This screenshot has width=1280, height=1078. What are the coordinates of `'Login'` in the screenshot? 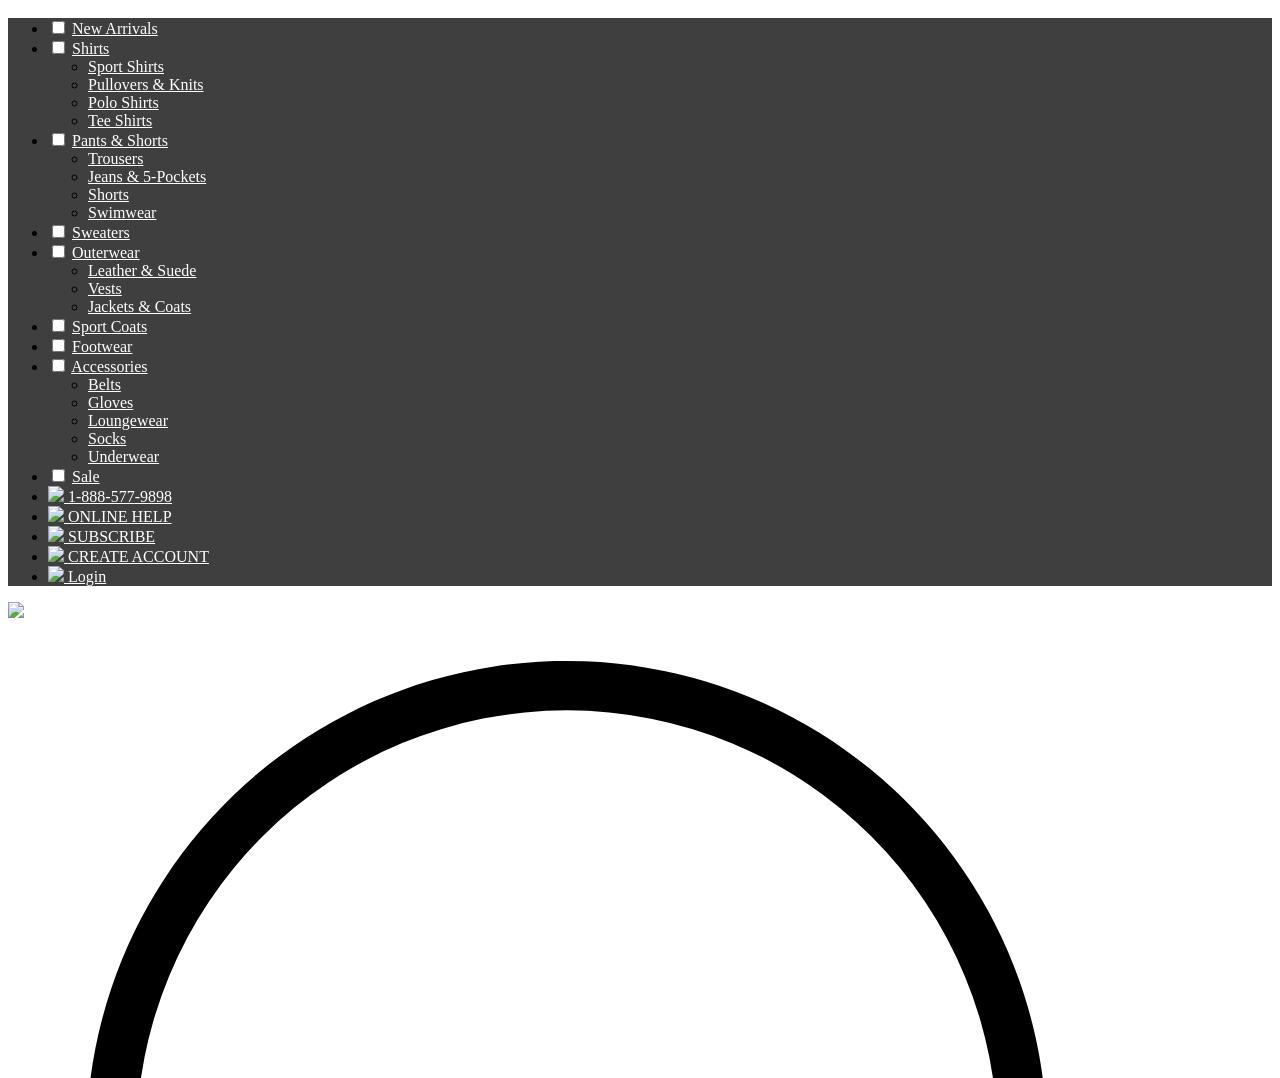 It's located at (86, 575).